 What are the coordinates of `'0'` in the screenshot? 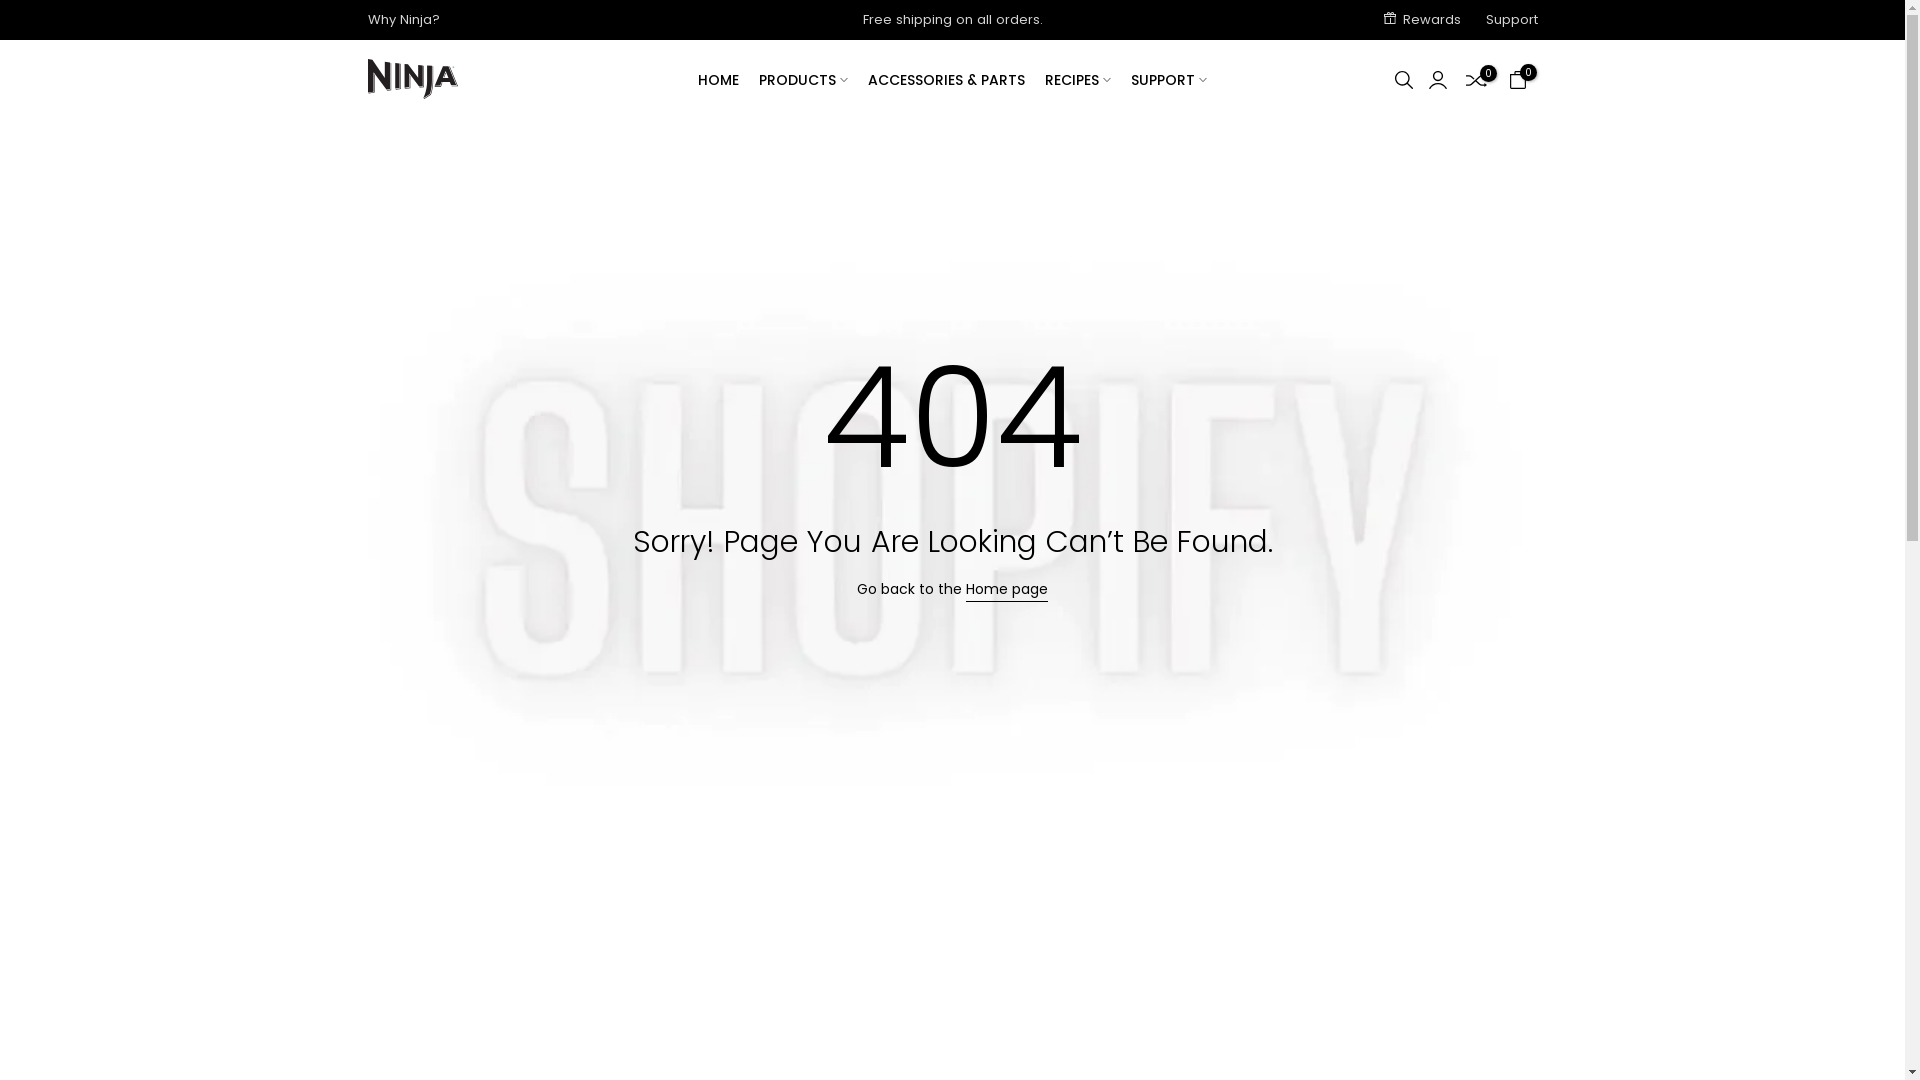 It's located at (1476, 79).